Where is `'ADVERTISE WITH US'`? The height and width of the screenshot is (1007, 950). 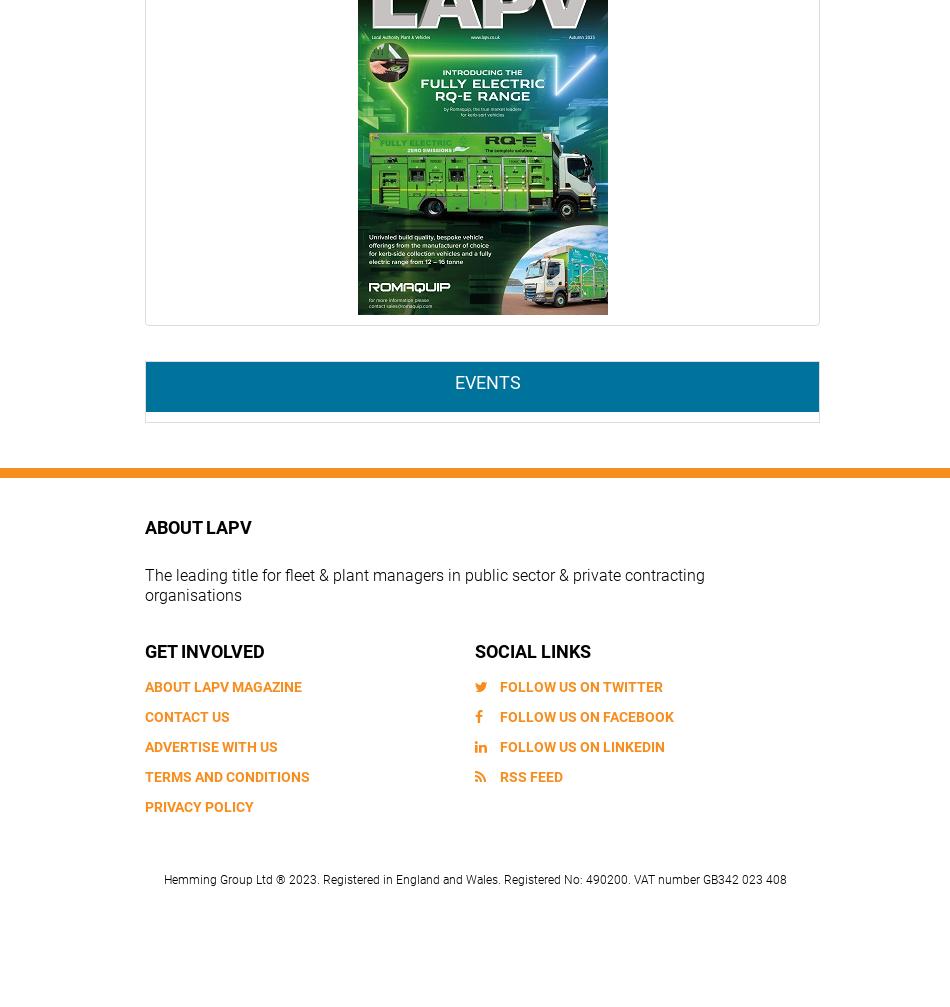 'ADVERTISE WITH US' is located at coordinates (211, 744).